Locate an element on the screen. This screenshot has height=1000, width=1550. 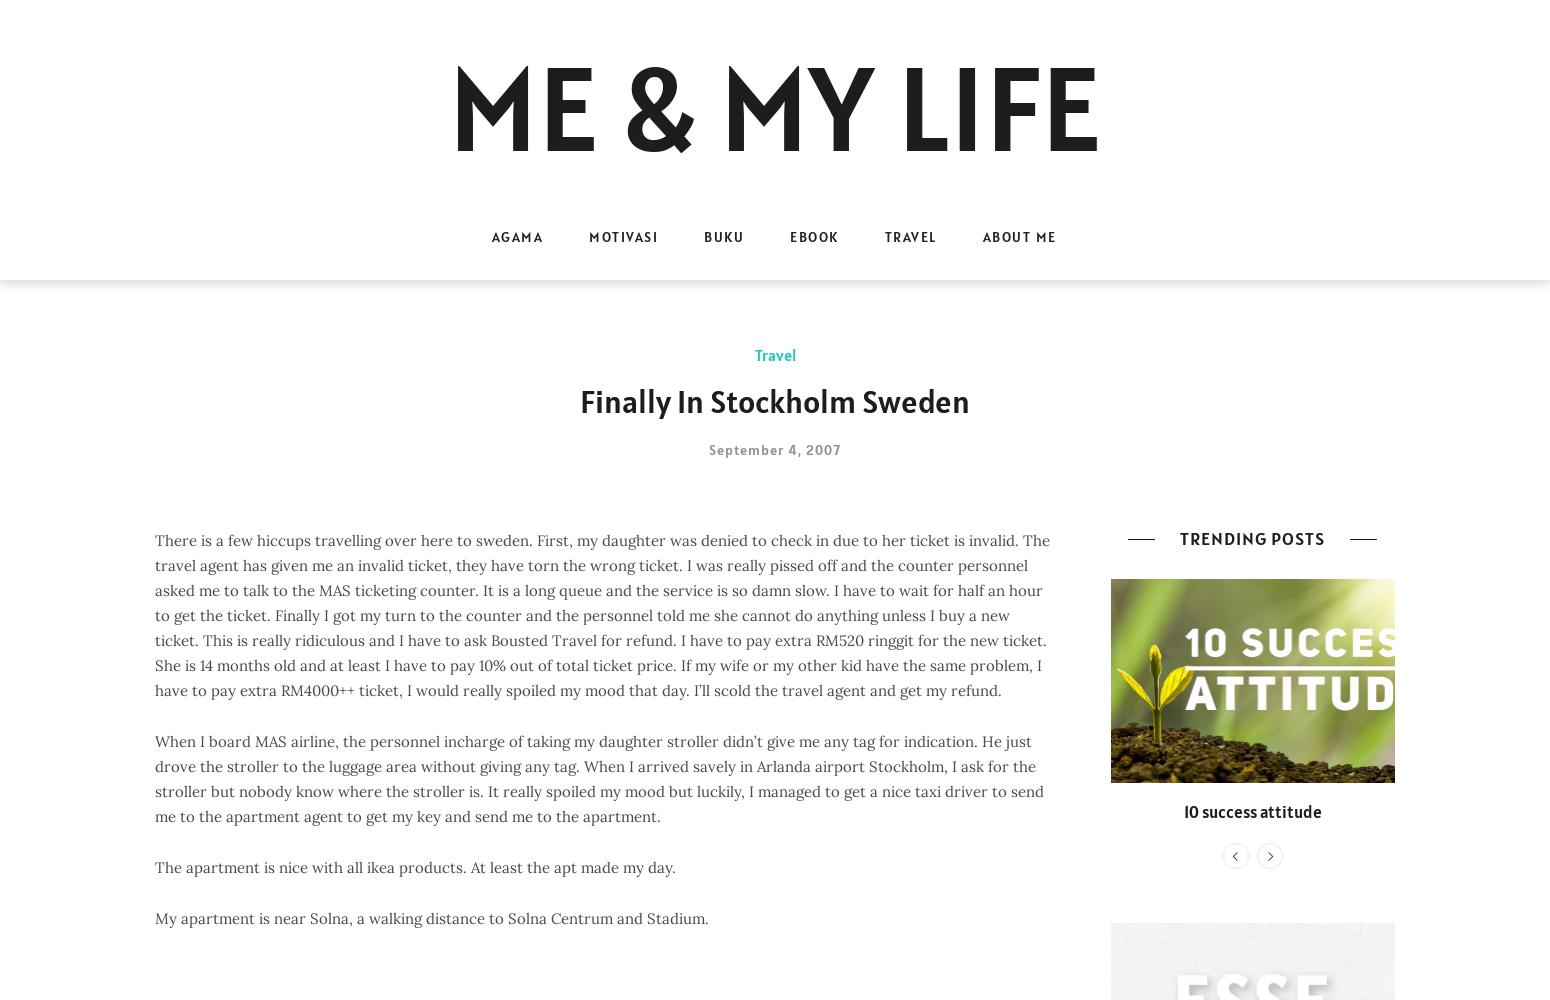
'When I board MAS airline, the personnel incharge of taking my daughter stroller didn’t give me any tag for indication. He just drove the stroller to the luggage area without giving any tag. When I arrived savely in Arlanda airport Stockholm, I ask for the stroller but nobody know where the stroller is. It really spoiled my mood but luckily, I managed to get a nice taxi driver to send me to the apartment agent to get my key and send me to the apartment.' is located at coordinates (599, 778).